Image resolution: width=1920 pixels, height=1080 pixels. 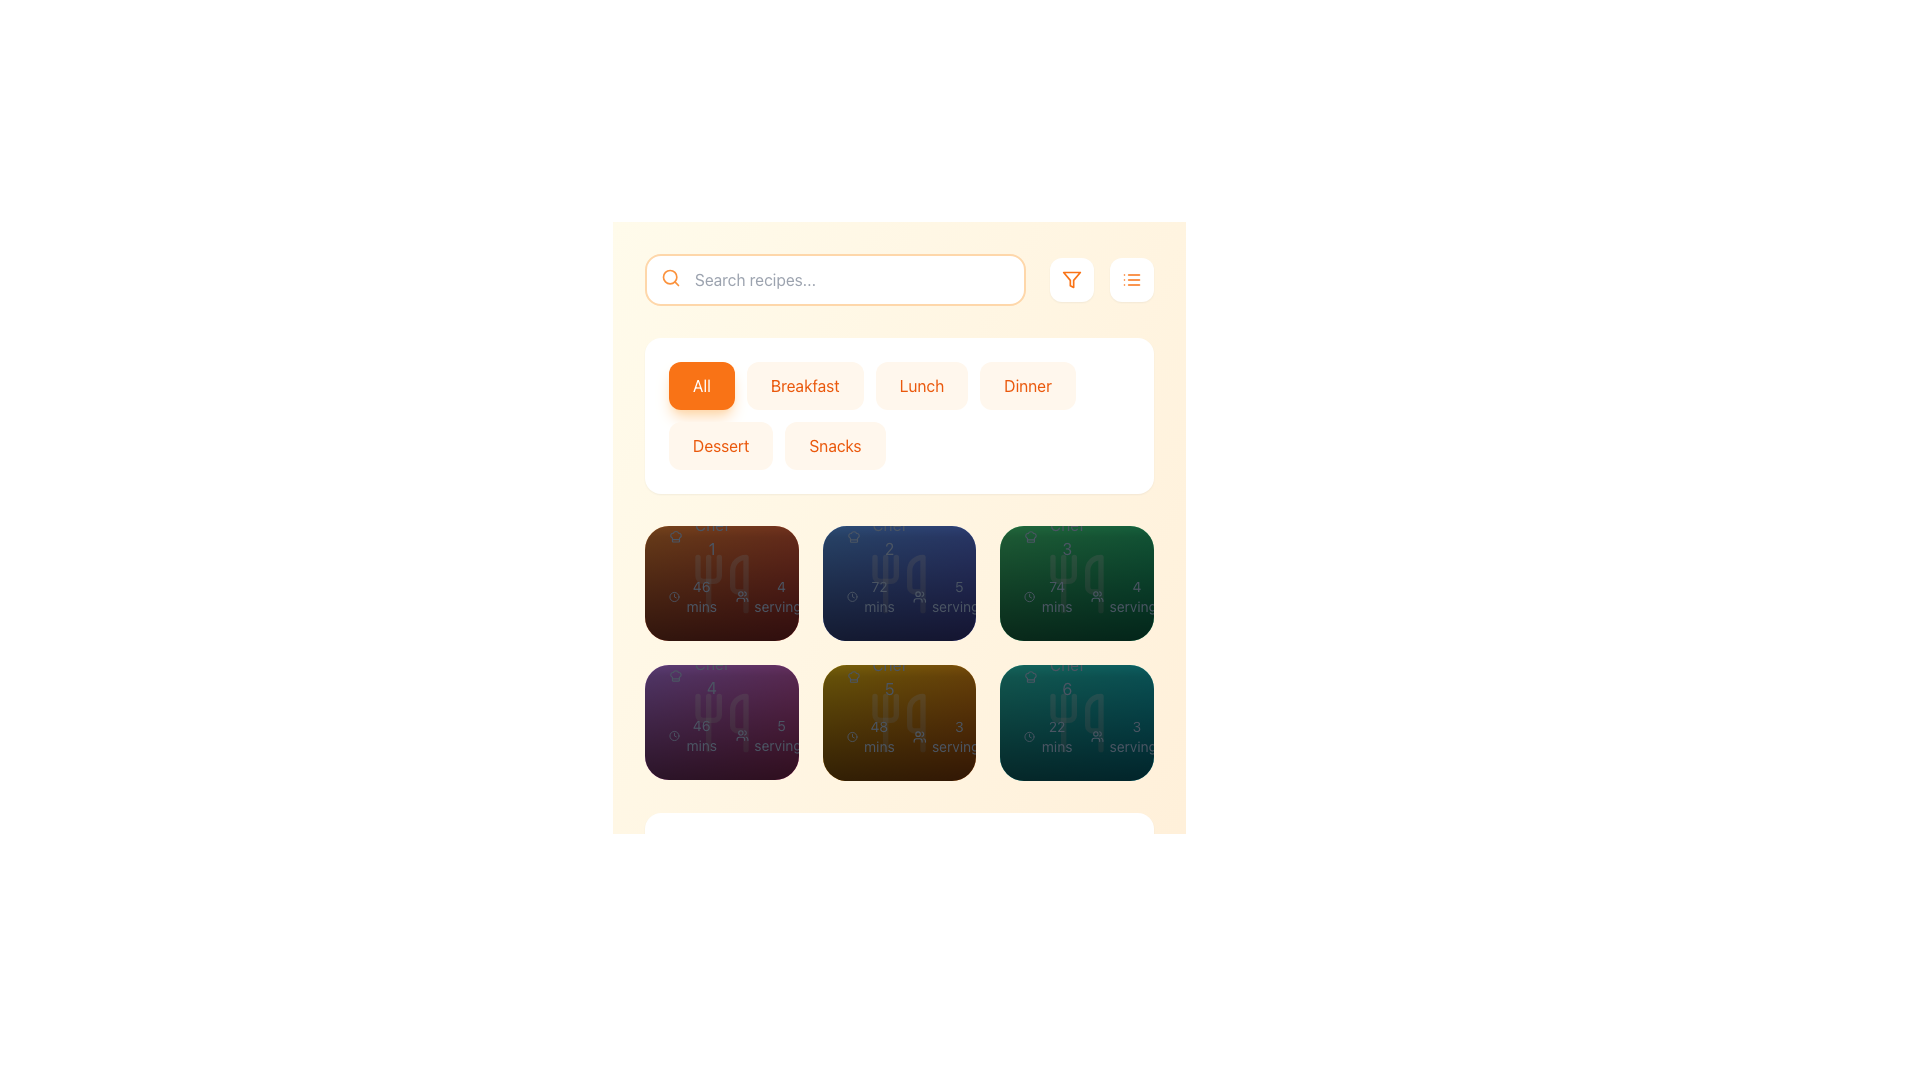 I want to click on textual label '46 mins' which is located in the top-left corner of a grid item, accompanied by a small clock icon, so click(x=694, y=596).